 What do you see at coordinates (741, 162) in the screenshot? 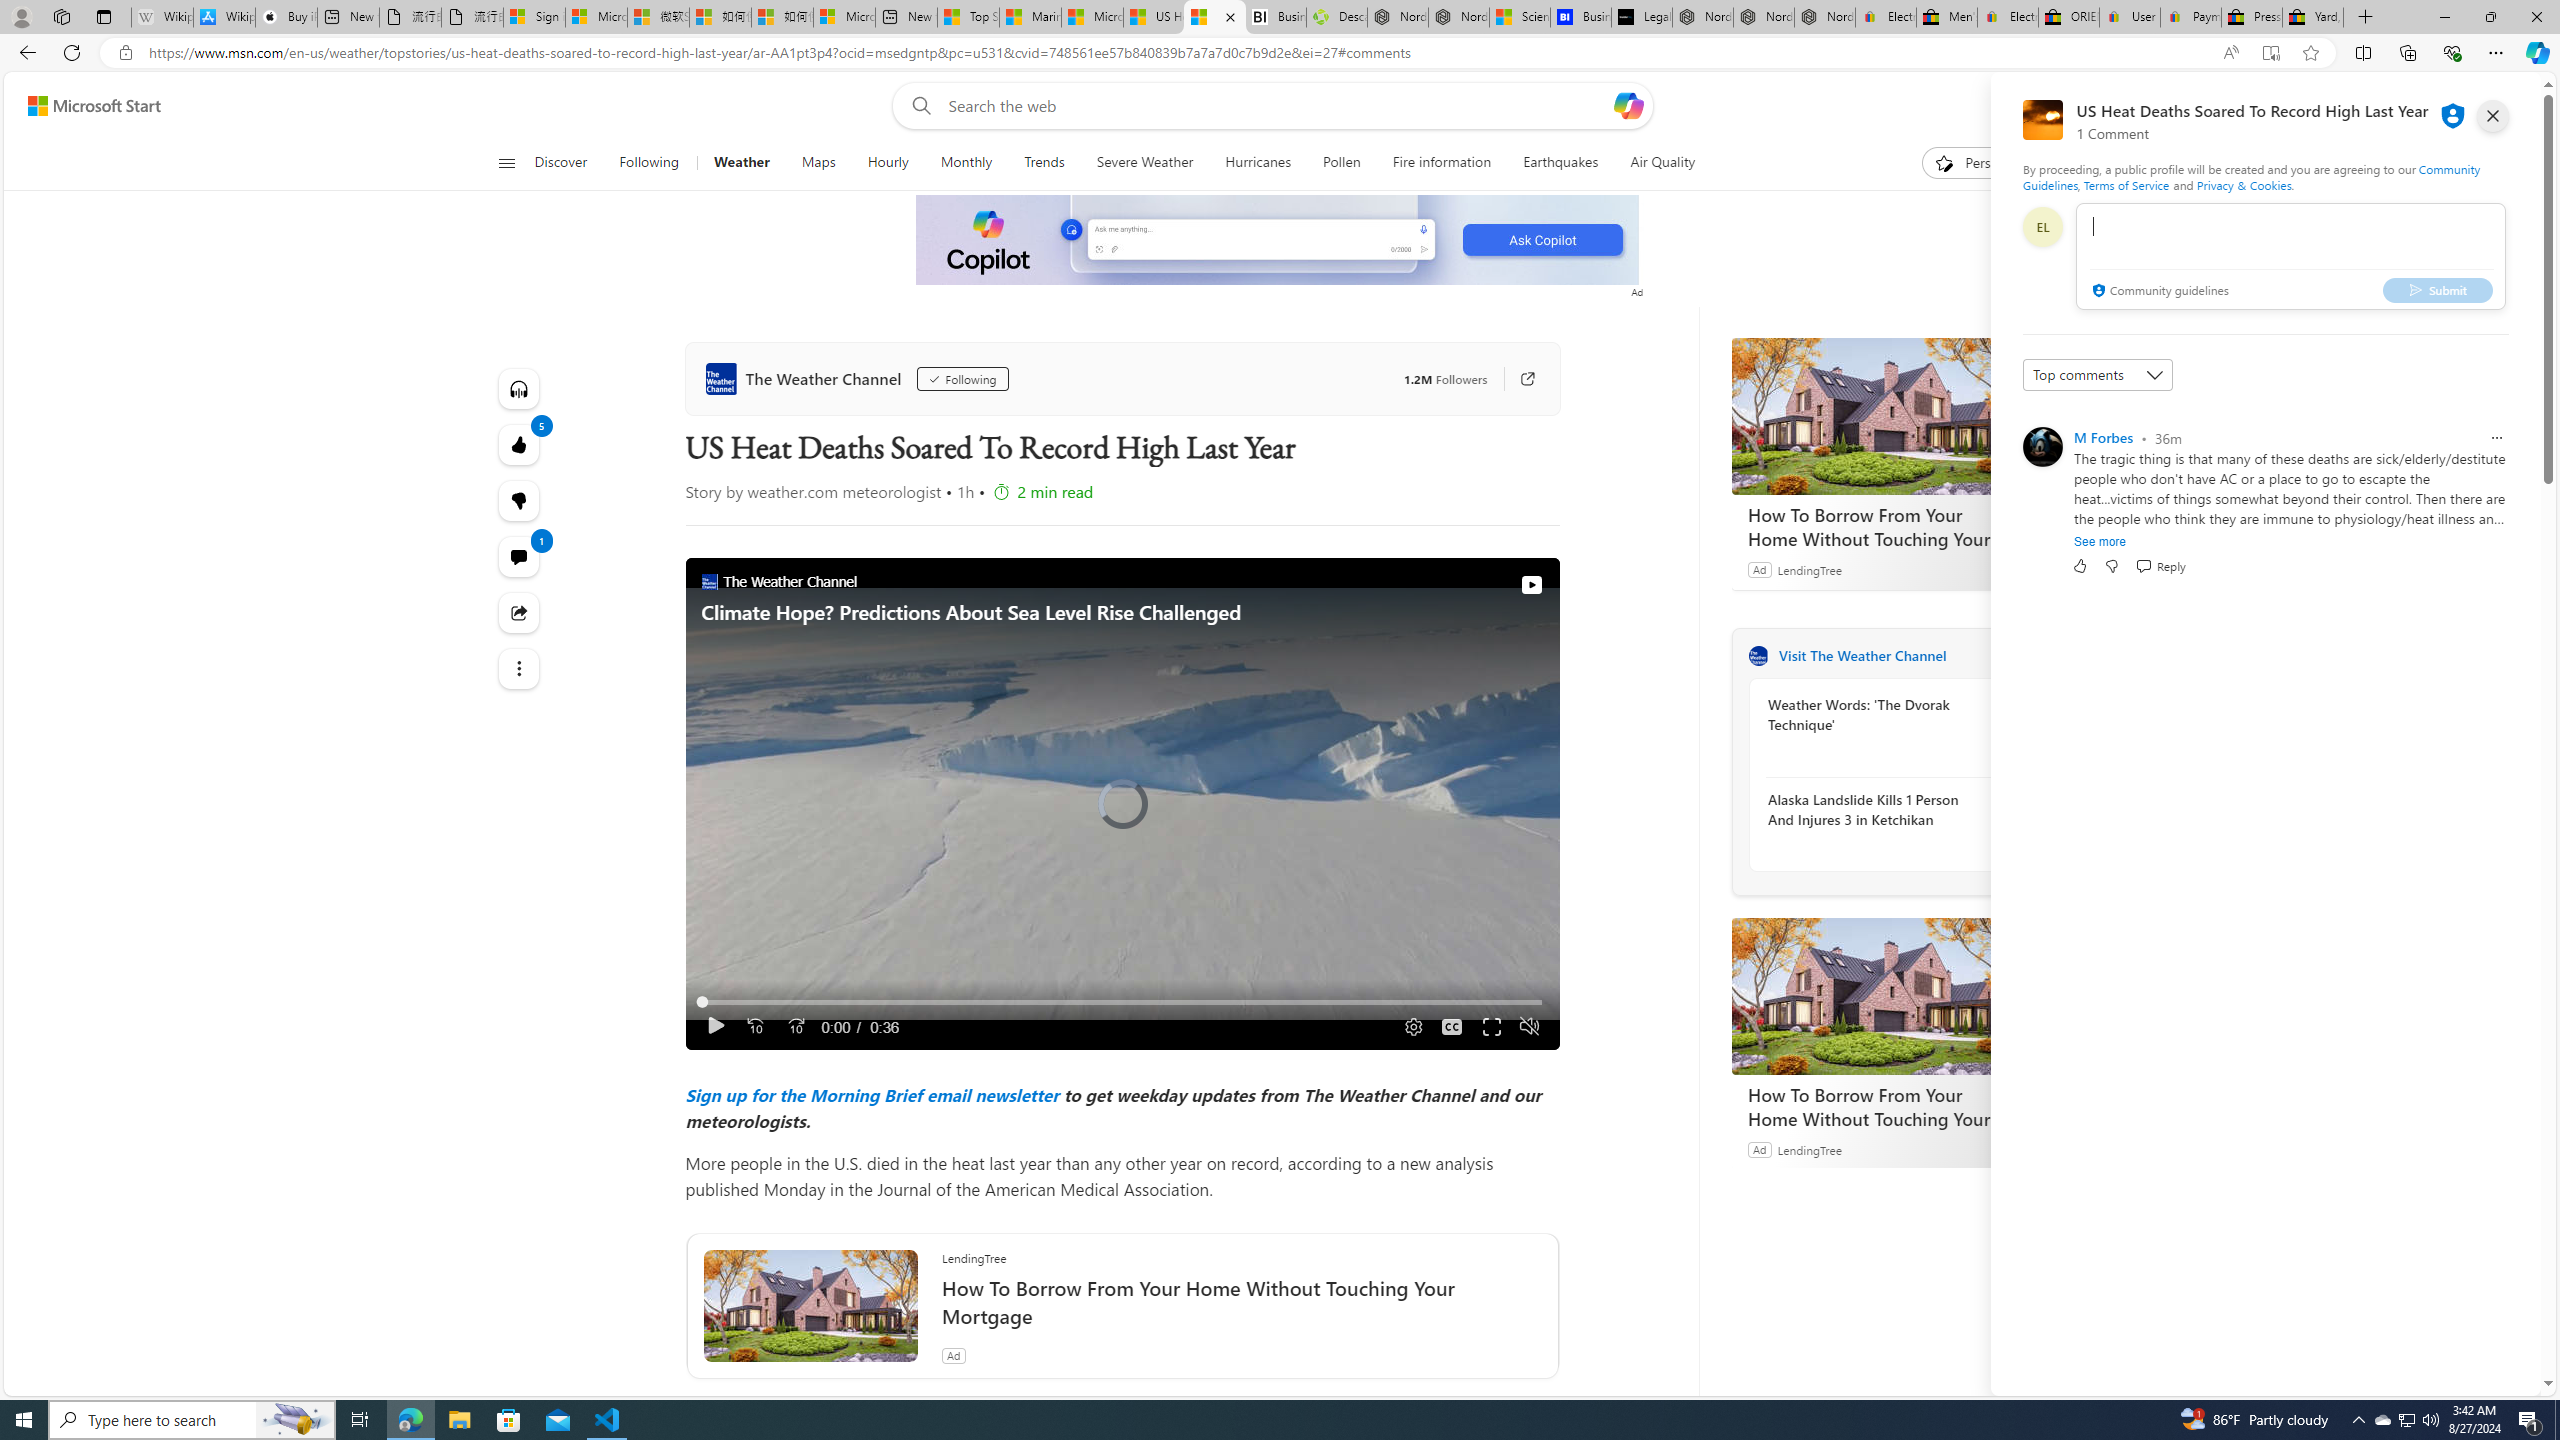
I see `'Weather'` at bounding box center [741, 162].